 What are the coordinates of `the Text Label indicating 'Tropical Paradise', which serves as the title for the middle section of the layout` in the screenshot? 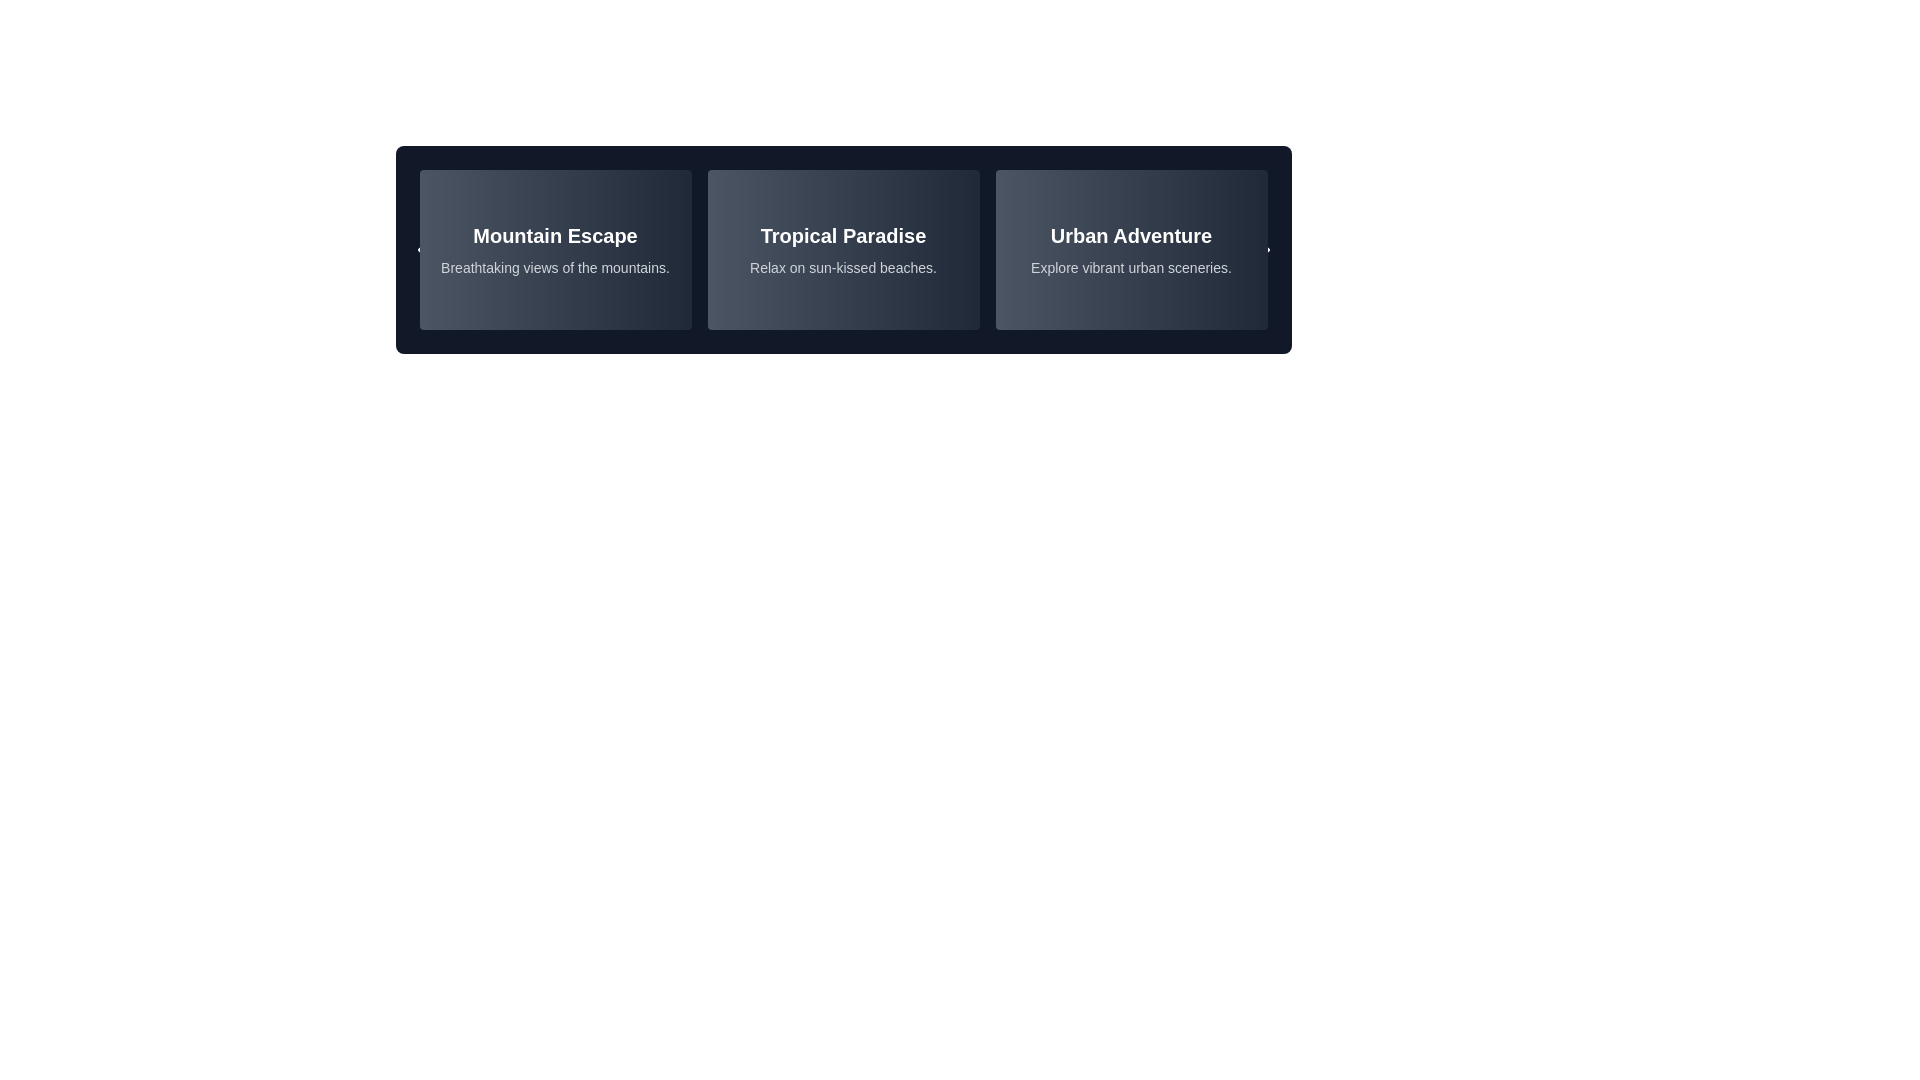 It's located at (843, 234).